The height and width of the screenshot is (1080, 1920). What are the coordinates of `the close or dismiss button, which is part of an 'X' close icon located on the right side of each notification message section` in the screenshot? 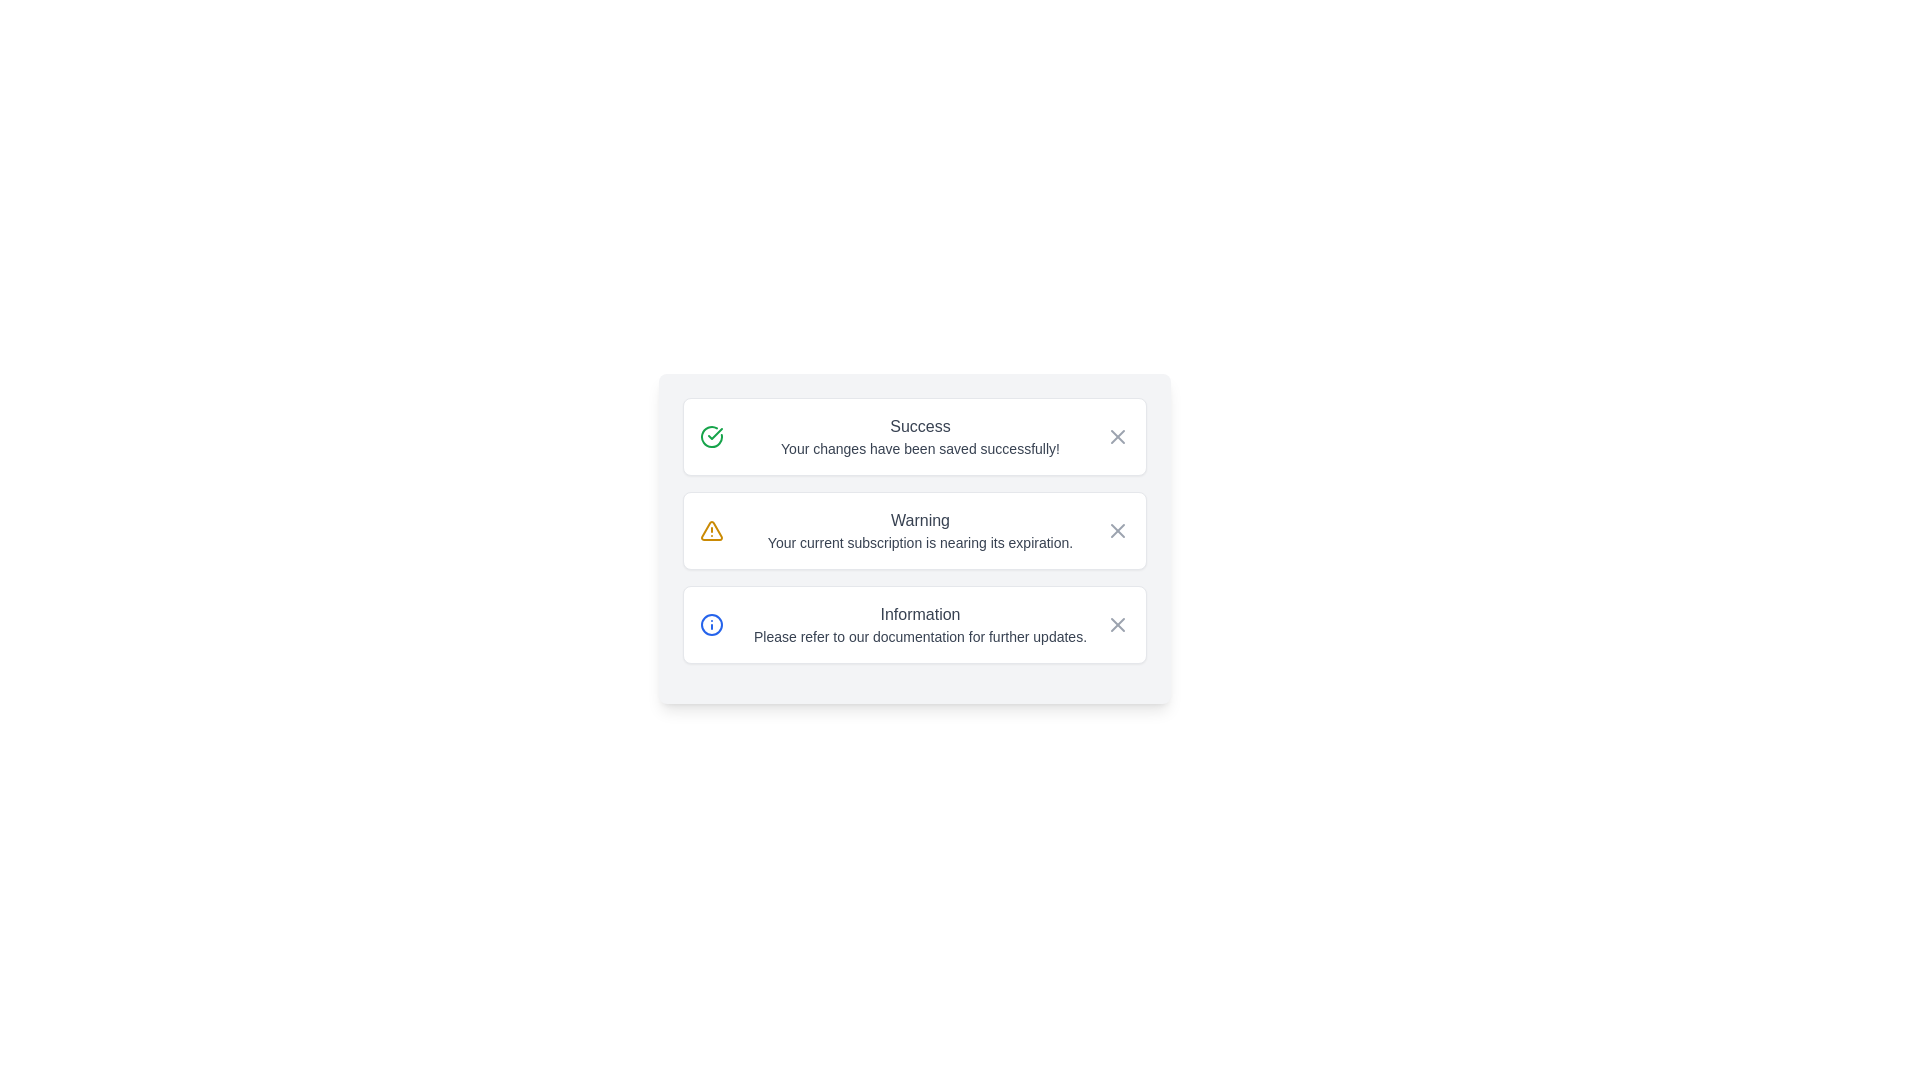 It's located at (1116, 623).